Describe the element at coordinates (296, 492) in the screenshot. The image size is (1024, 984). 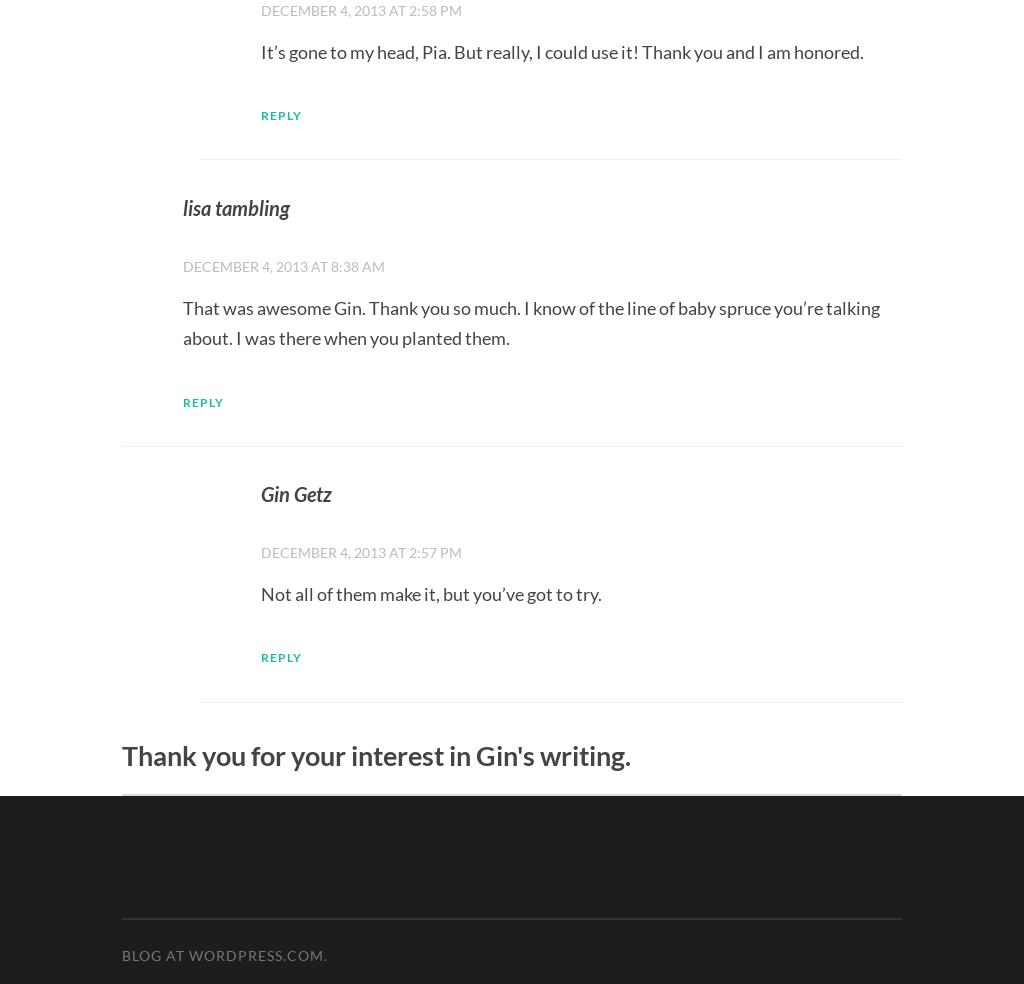
I see `'Gin Getz'` at that location.